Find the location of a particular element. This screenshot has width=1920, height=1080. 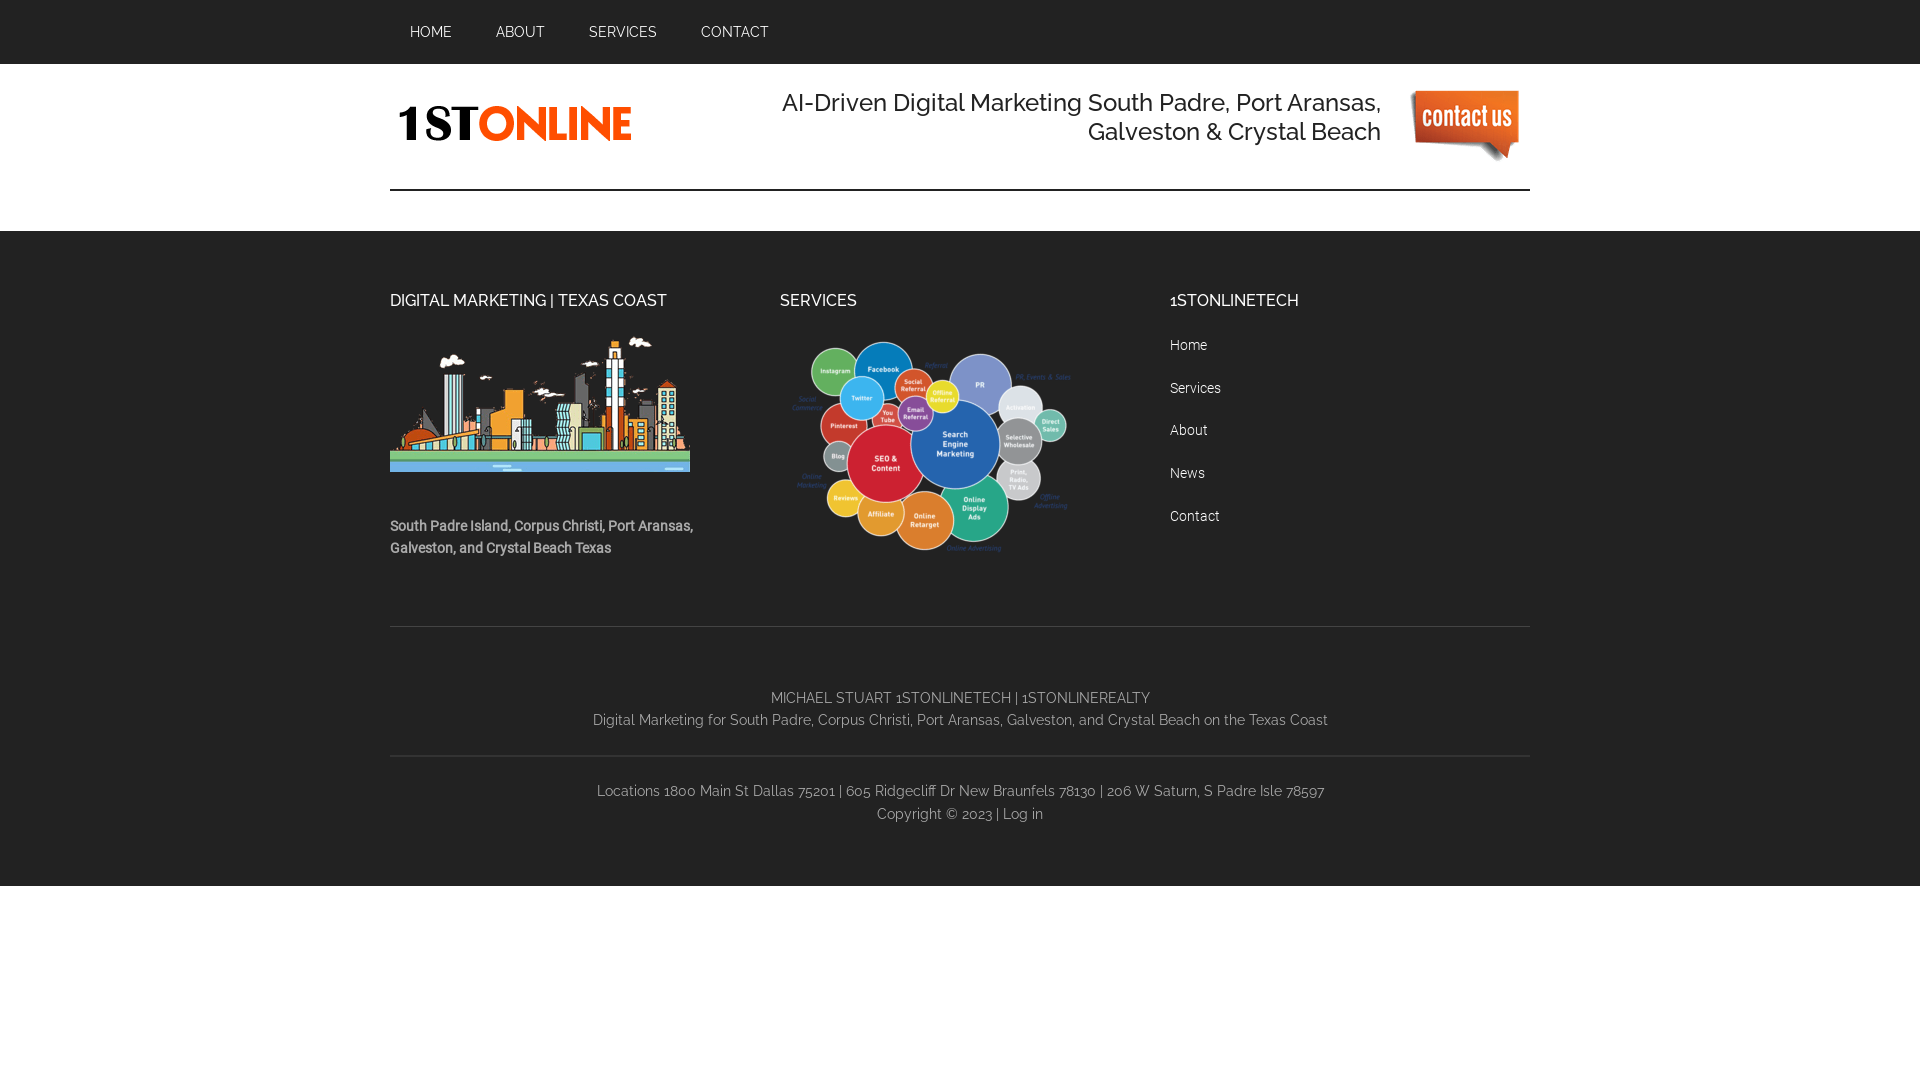

'Skip to main content' is located at coordinates (0, 0).